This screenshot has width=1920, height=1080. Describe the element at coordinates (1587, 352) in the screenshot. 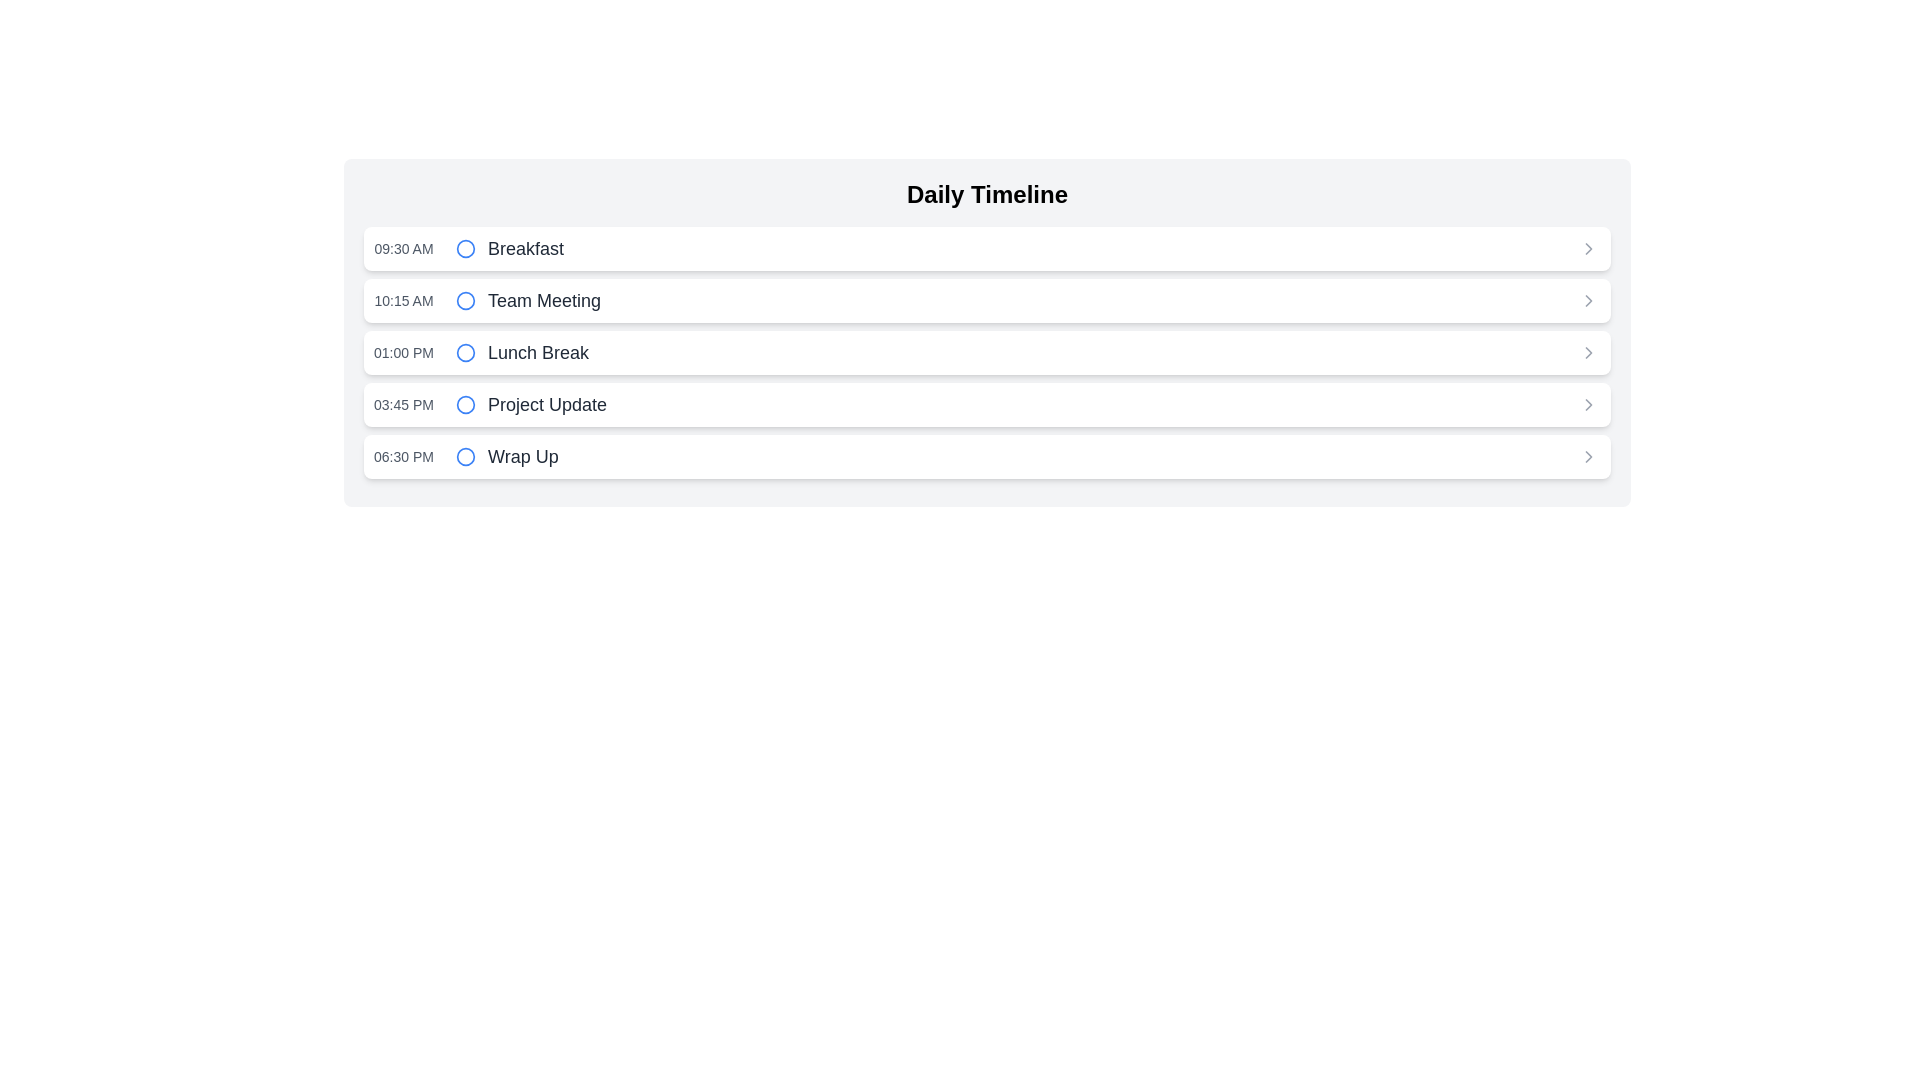

I see `the Chevron icon at the far right of the 'Lunch Break' timeline item to change its color` at that location.